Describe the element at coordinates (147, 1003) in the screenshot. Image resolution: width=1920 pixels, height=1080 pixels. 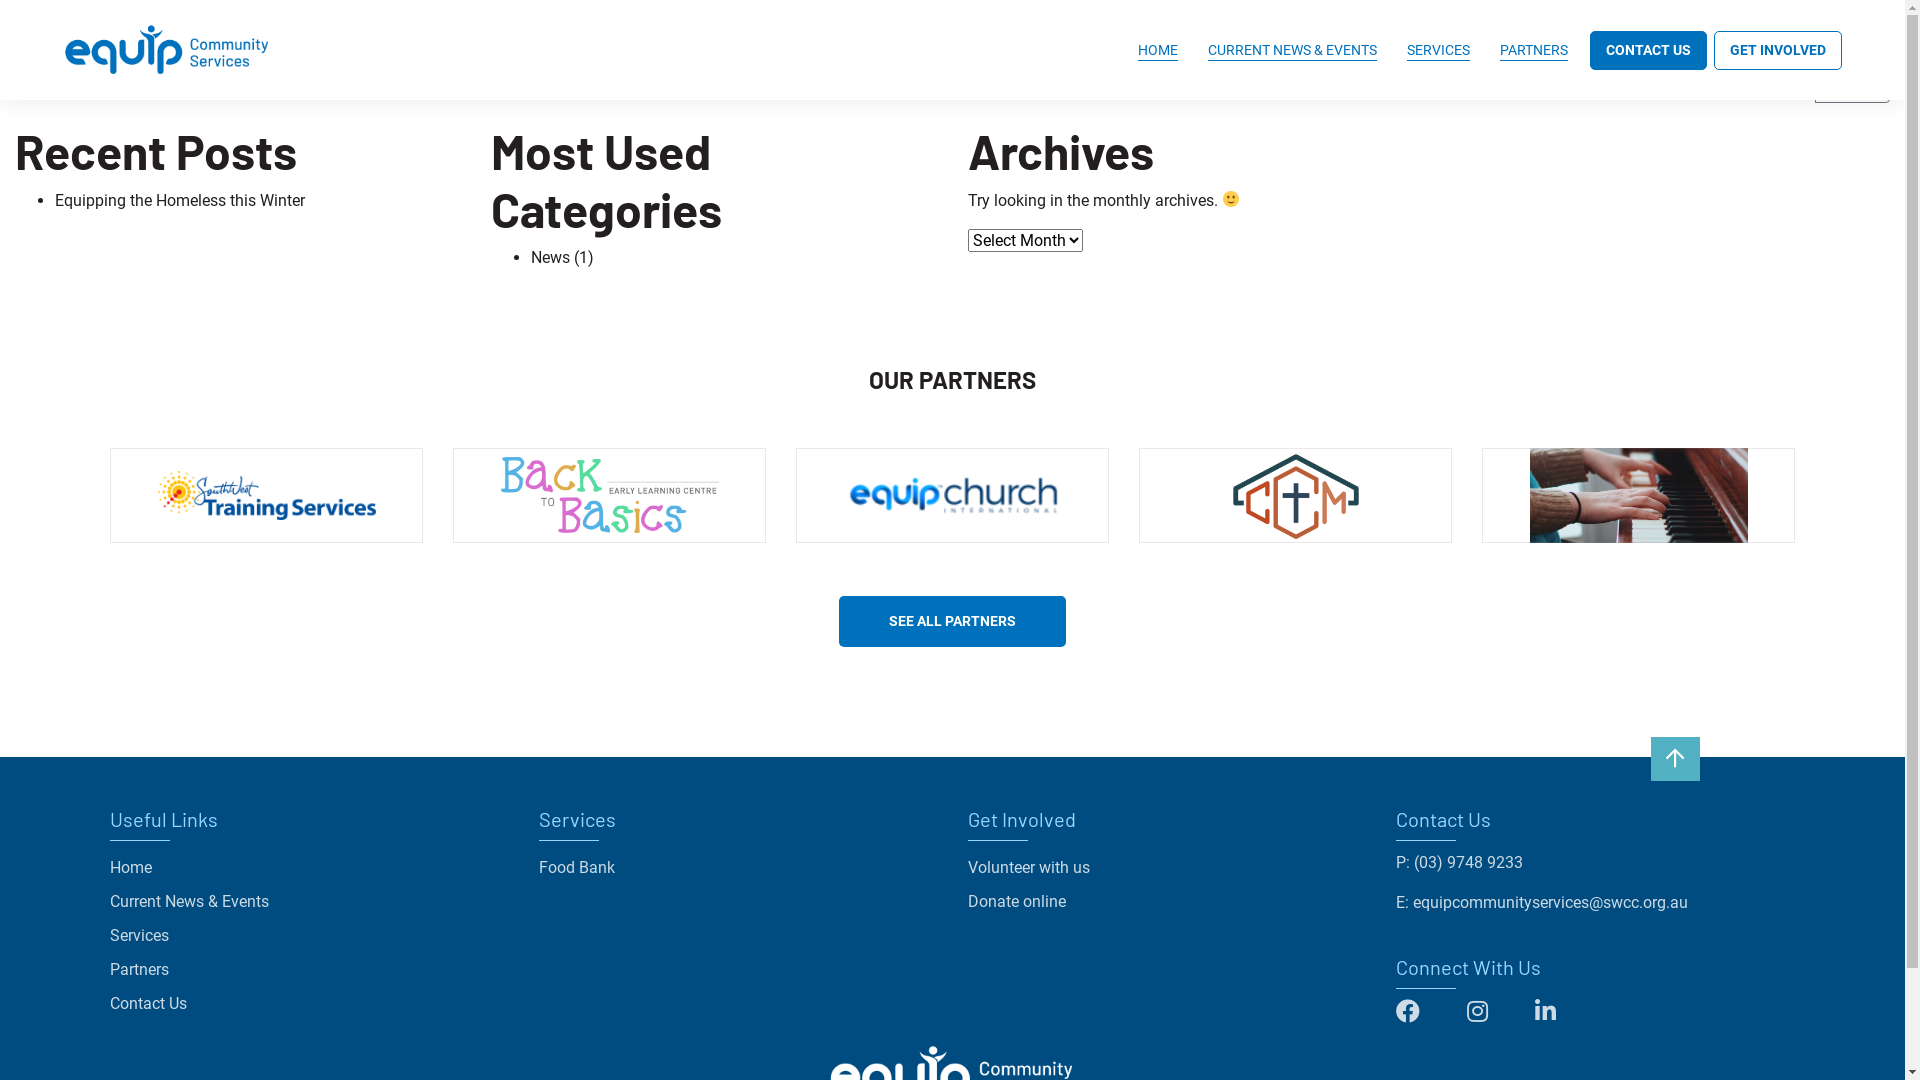
I see `'Contact Us'` at that location.